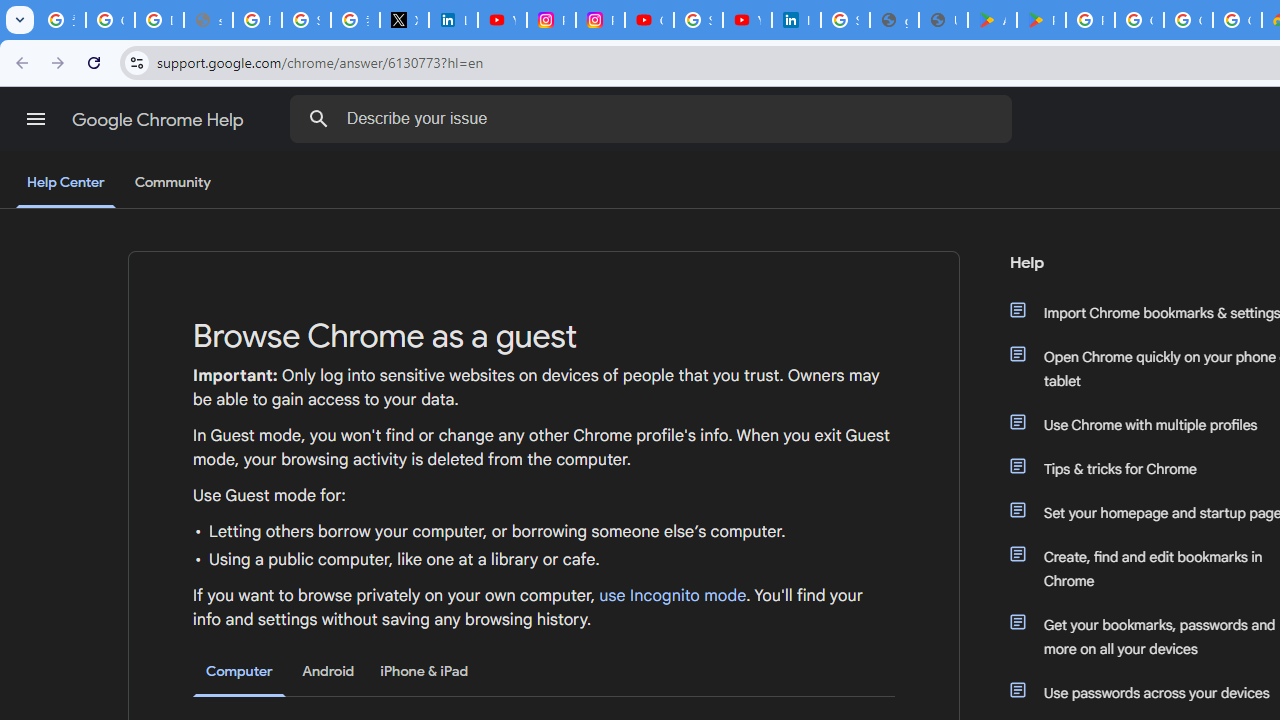 The image size is (1280, 720). What do you see at coordinates (208, 20) in the screenshot?
I see `'support.google.com - Network error'` at bounding box center [208, 20].